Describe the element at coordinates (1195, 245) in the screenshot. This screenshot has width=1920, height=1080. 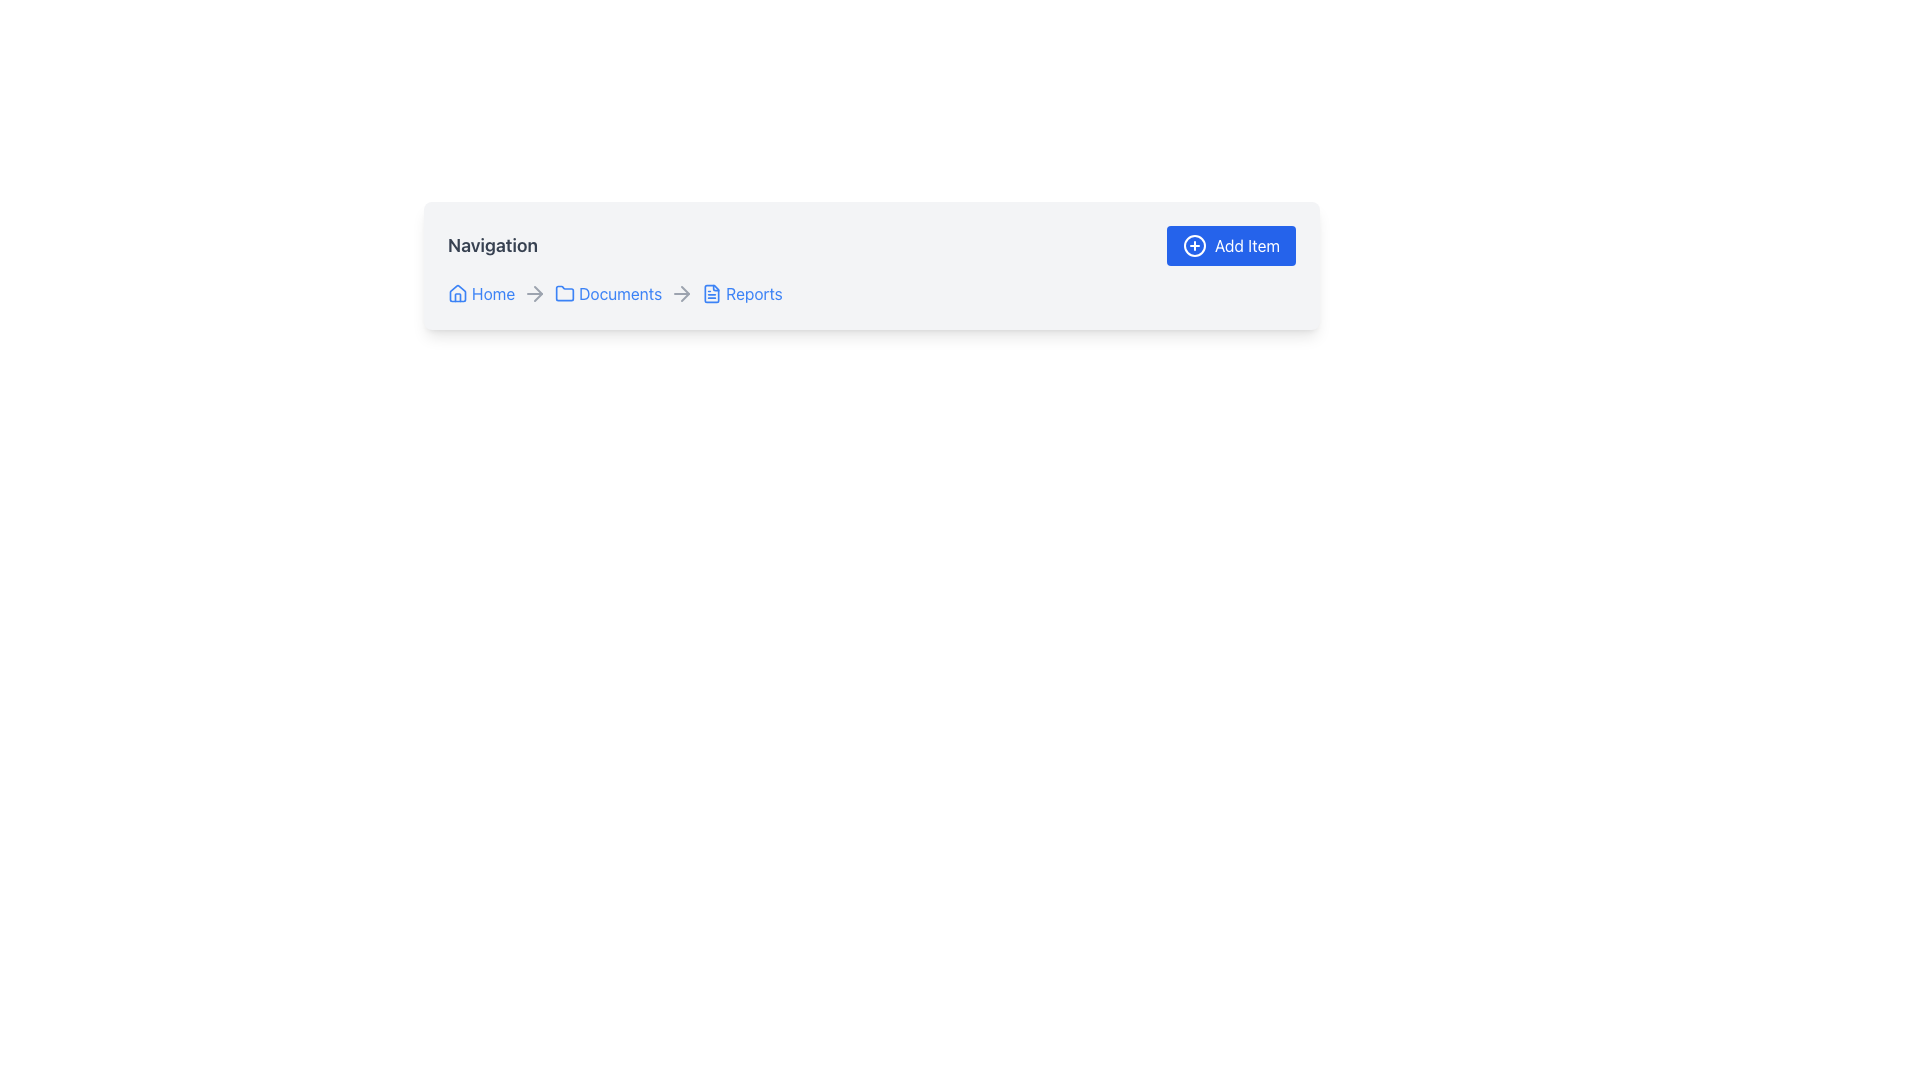
I see `the circular icon with a blue background and a white '+' symbol inside, which is part of the 'Add Item' button located on the right side of the interface` at that location.